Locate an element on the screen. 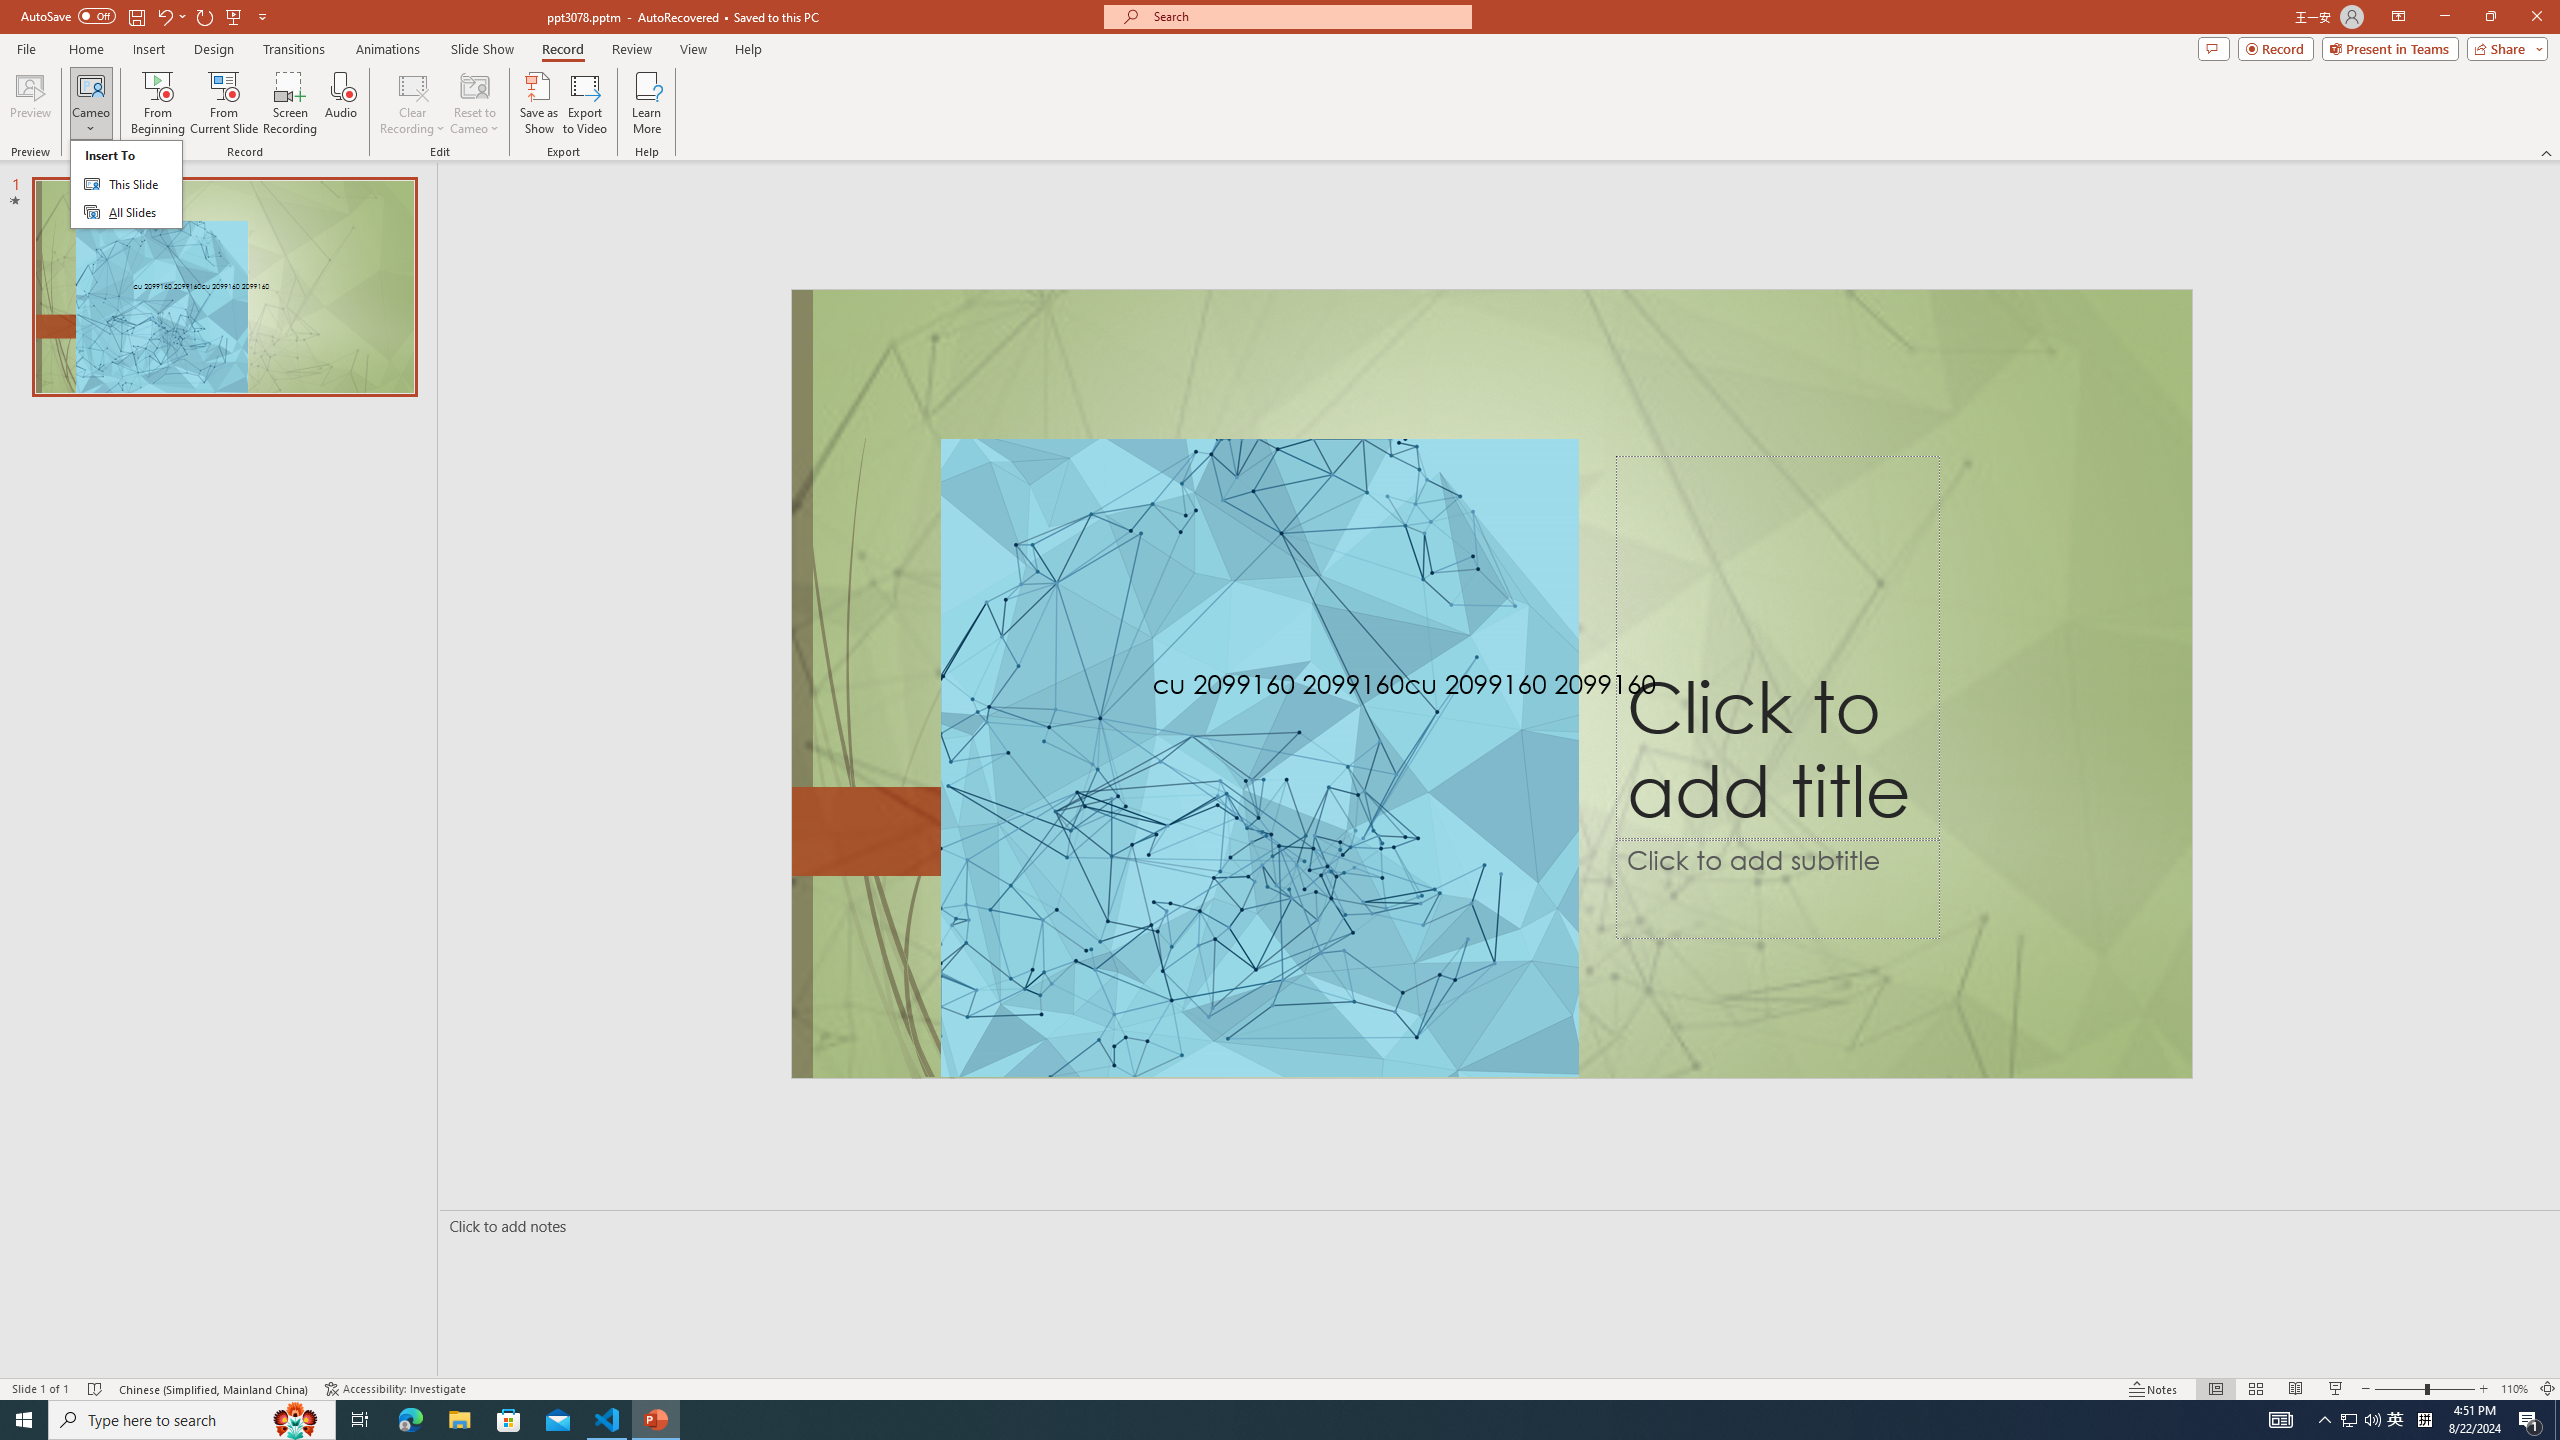 The height and width of the screenshot is (1440, 2560). 'Reading View' is located at coordinates (2295, 1389).